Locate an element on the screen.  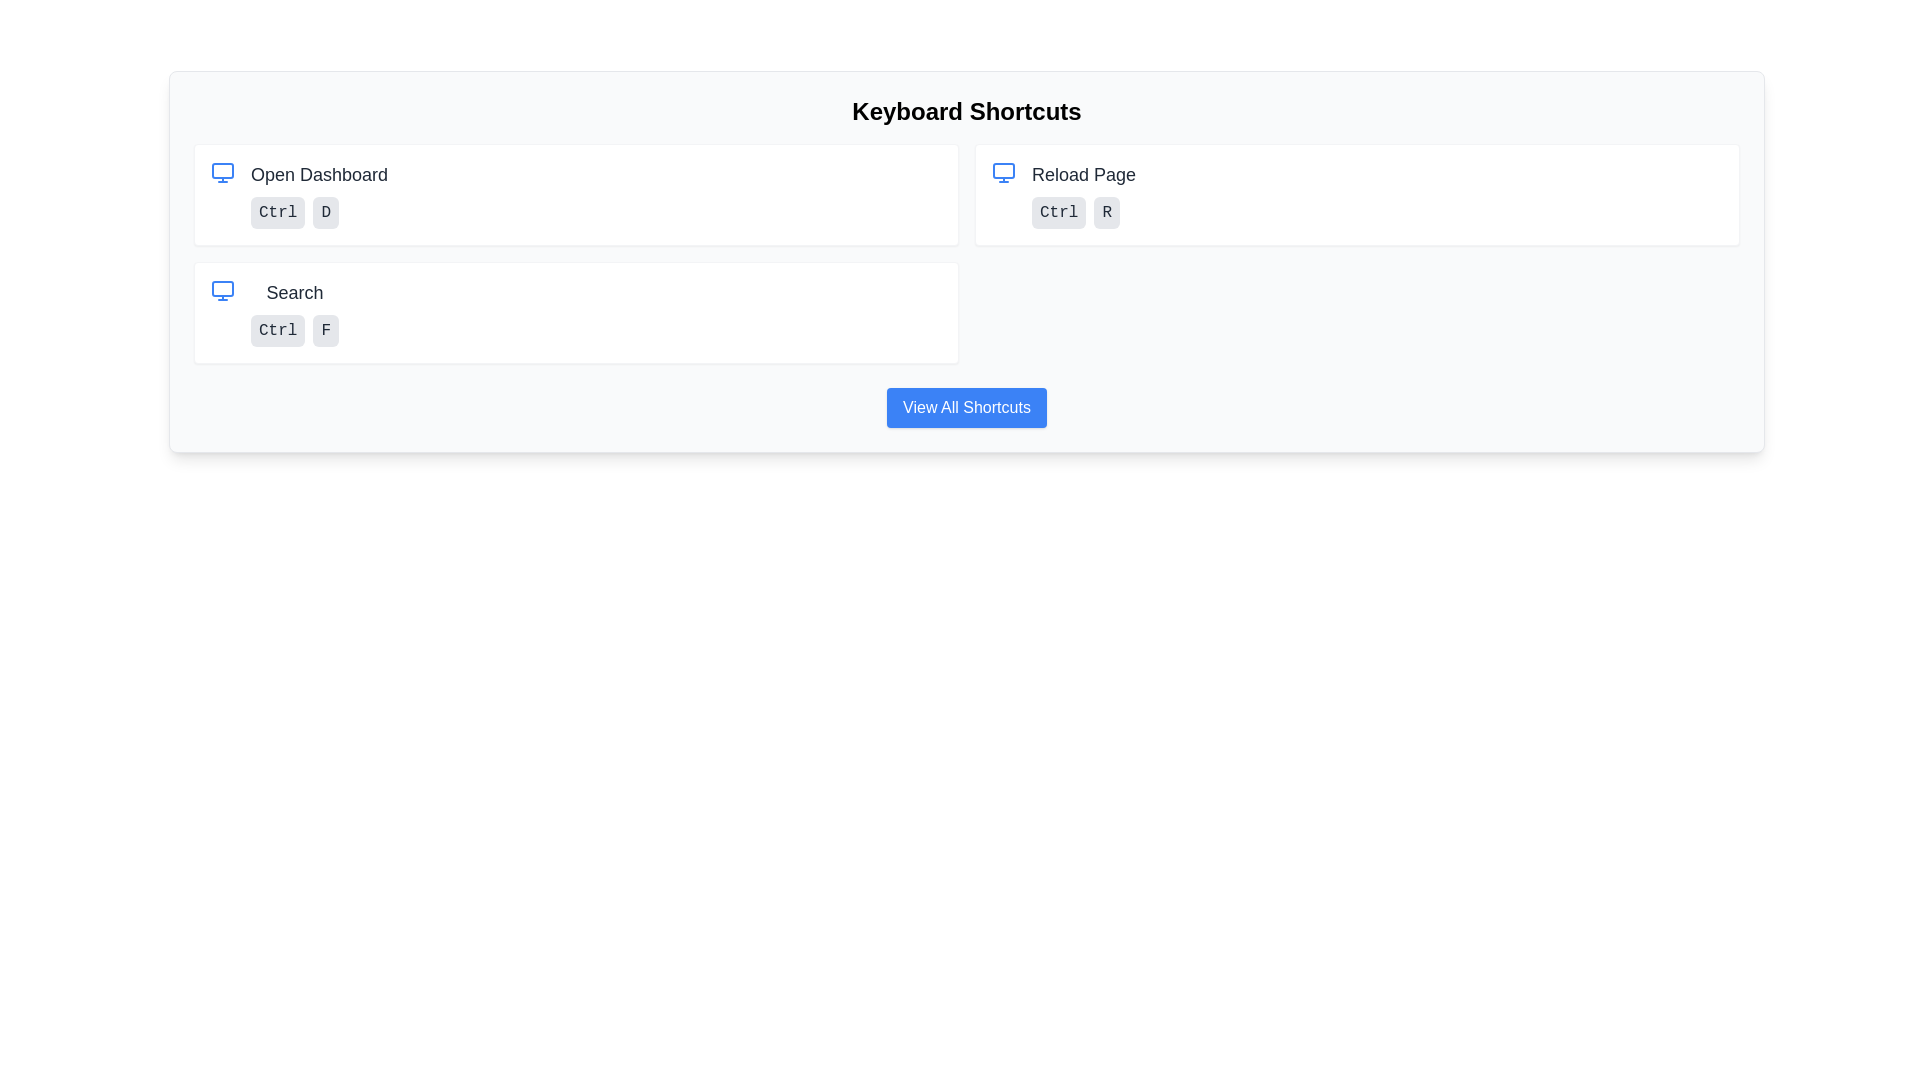
the 'Ctrl' and 'D' keyboard shortcut label located below the 'Open Dashboard' heading, which is visually aligned to the left of the surrounding panel is located at coordinates (318, 212).